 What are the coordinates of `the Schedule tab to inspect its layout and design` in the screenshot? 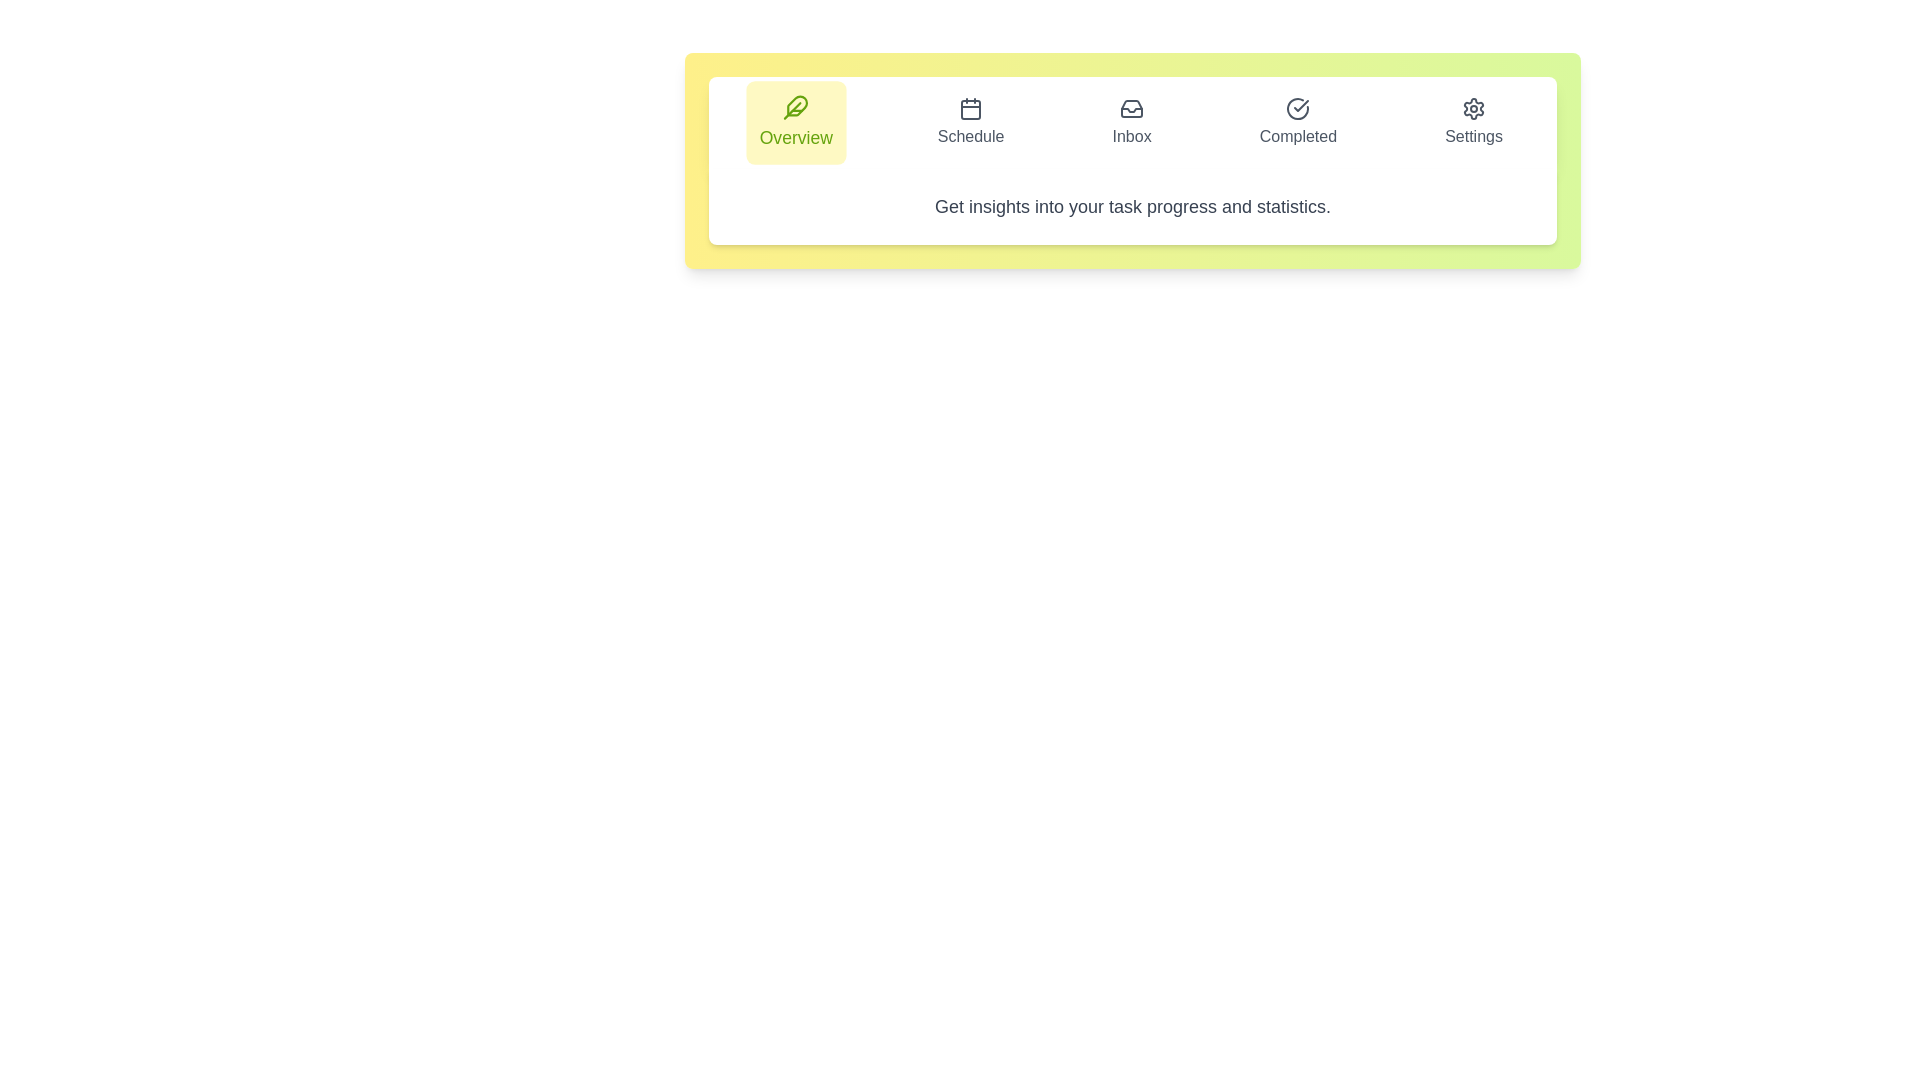 It's located at (970, 123).